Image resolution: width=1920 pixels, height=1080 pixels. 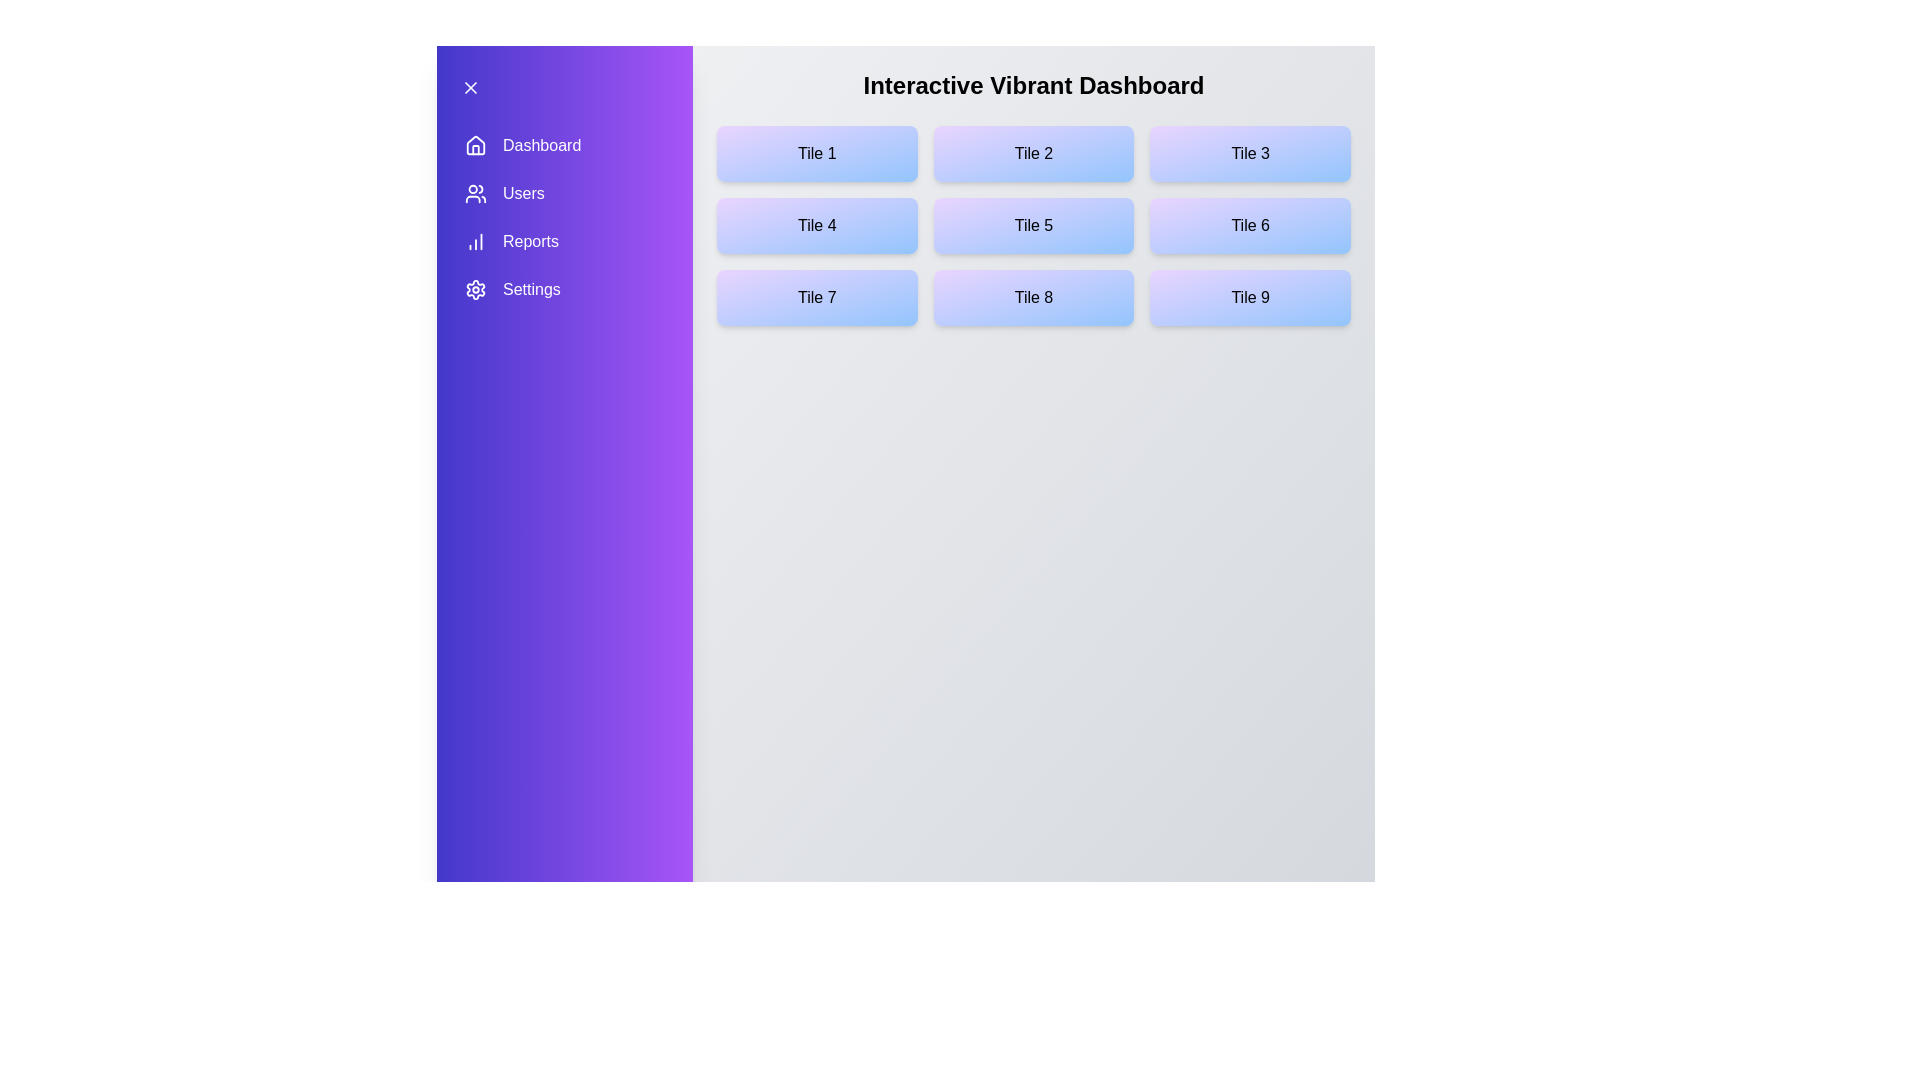 I want to click on the menu item Reports to navigate, so click(x=564, y=241).